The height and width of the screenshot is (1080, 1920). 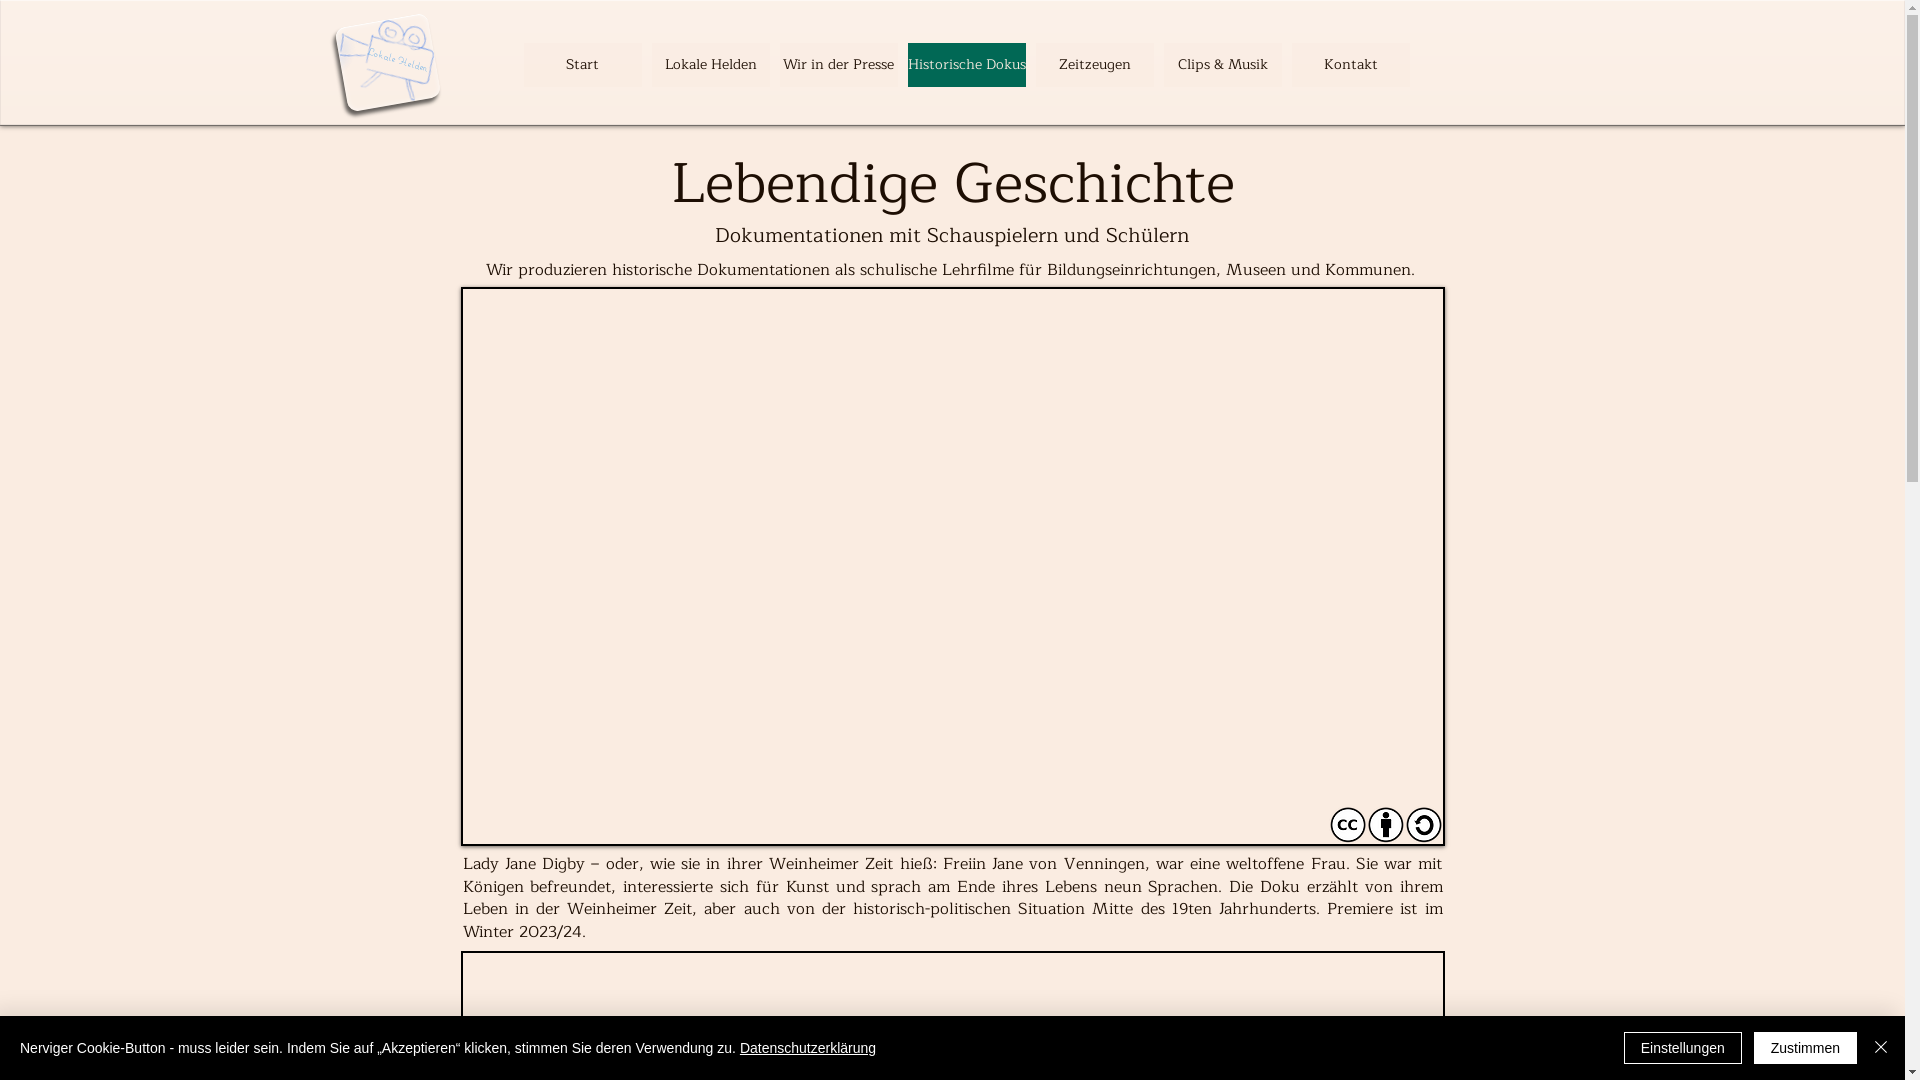 What do you see at coordinates (778, 64) in the screenshot?
I see `'Wir in der Presse'` at bounding box center [778, 64].